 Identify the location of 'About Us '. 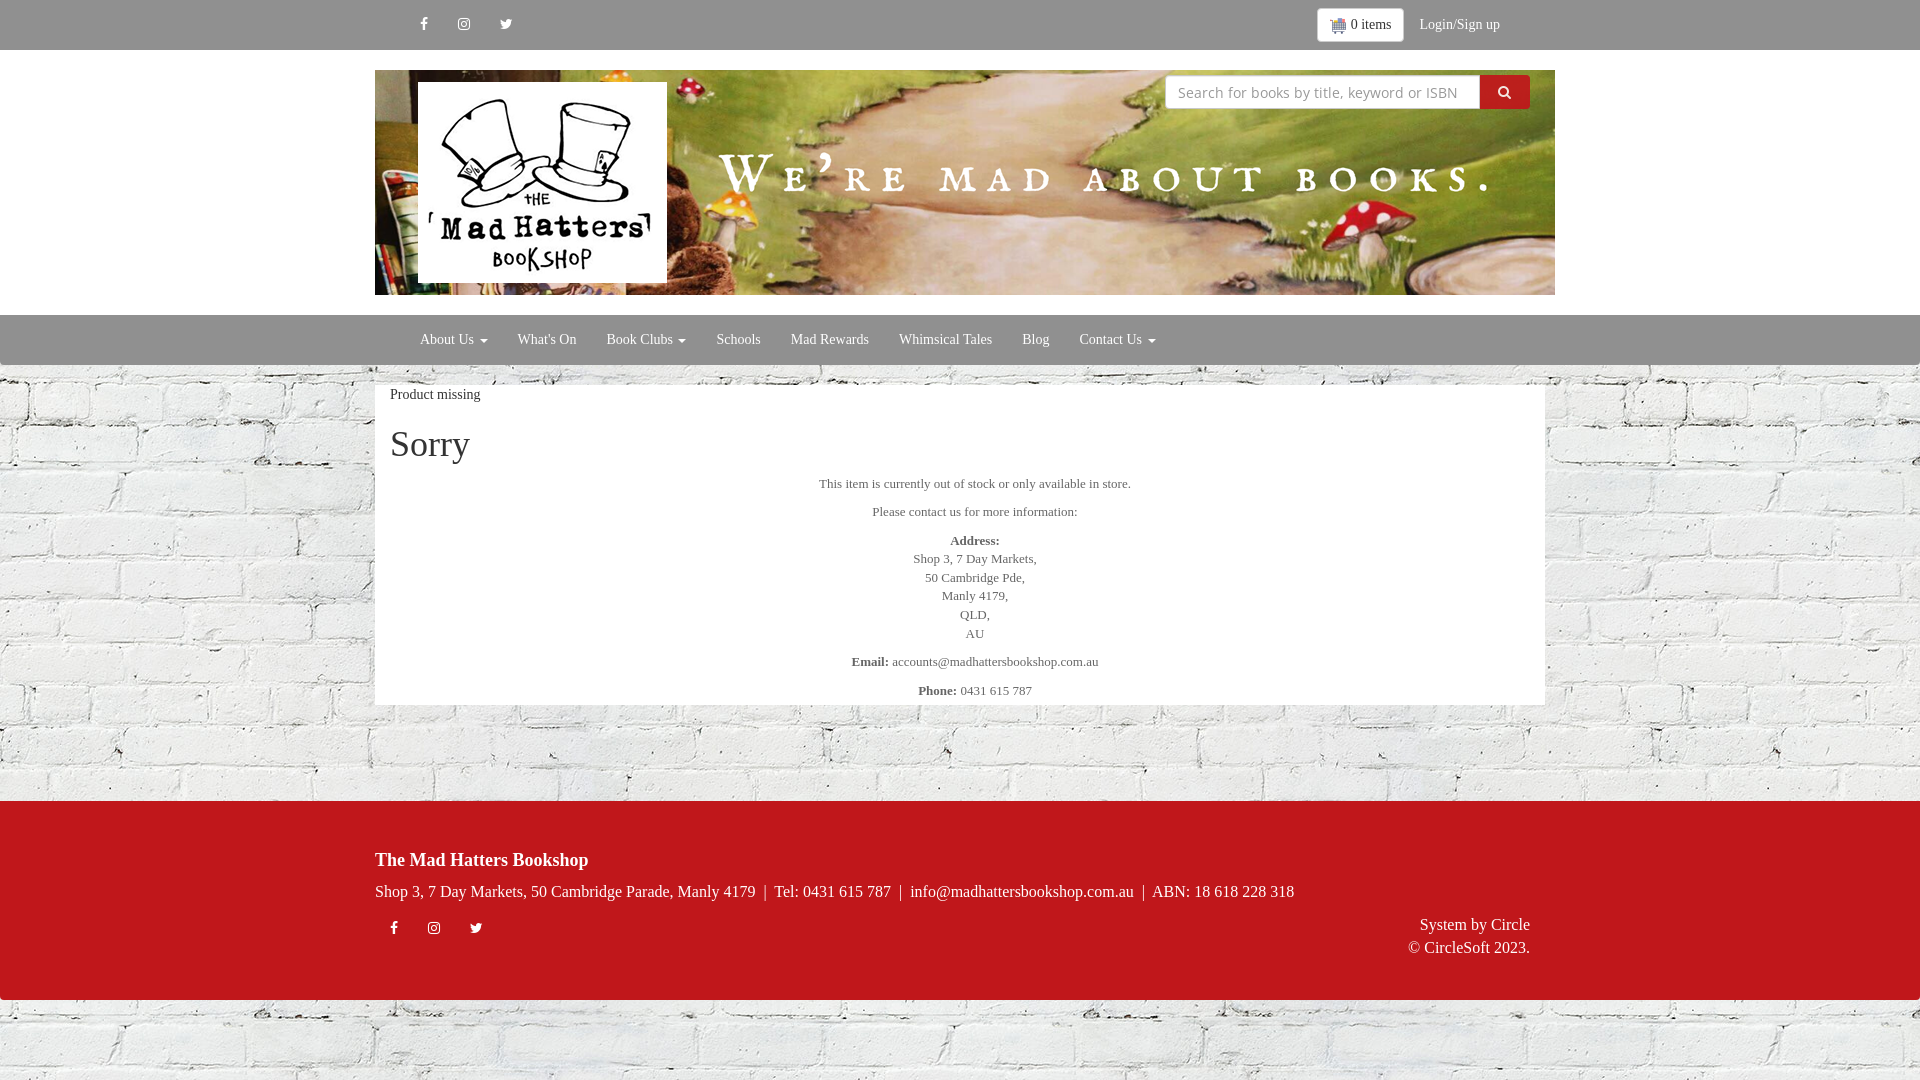
(453, 338).